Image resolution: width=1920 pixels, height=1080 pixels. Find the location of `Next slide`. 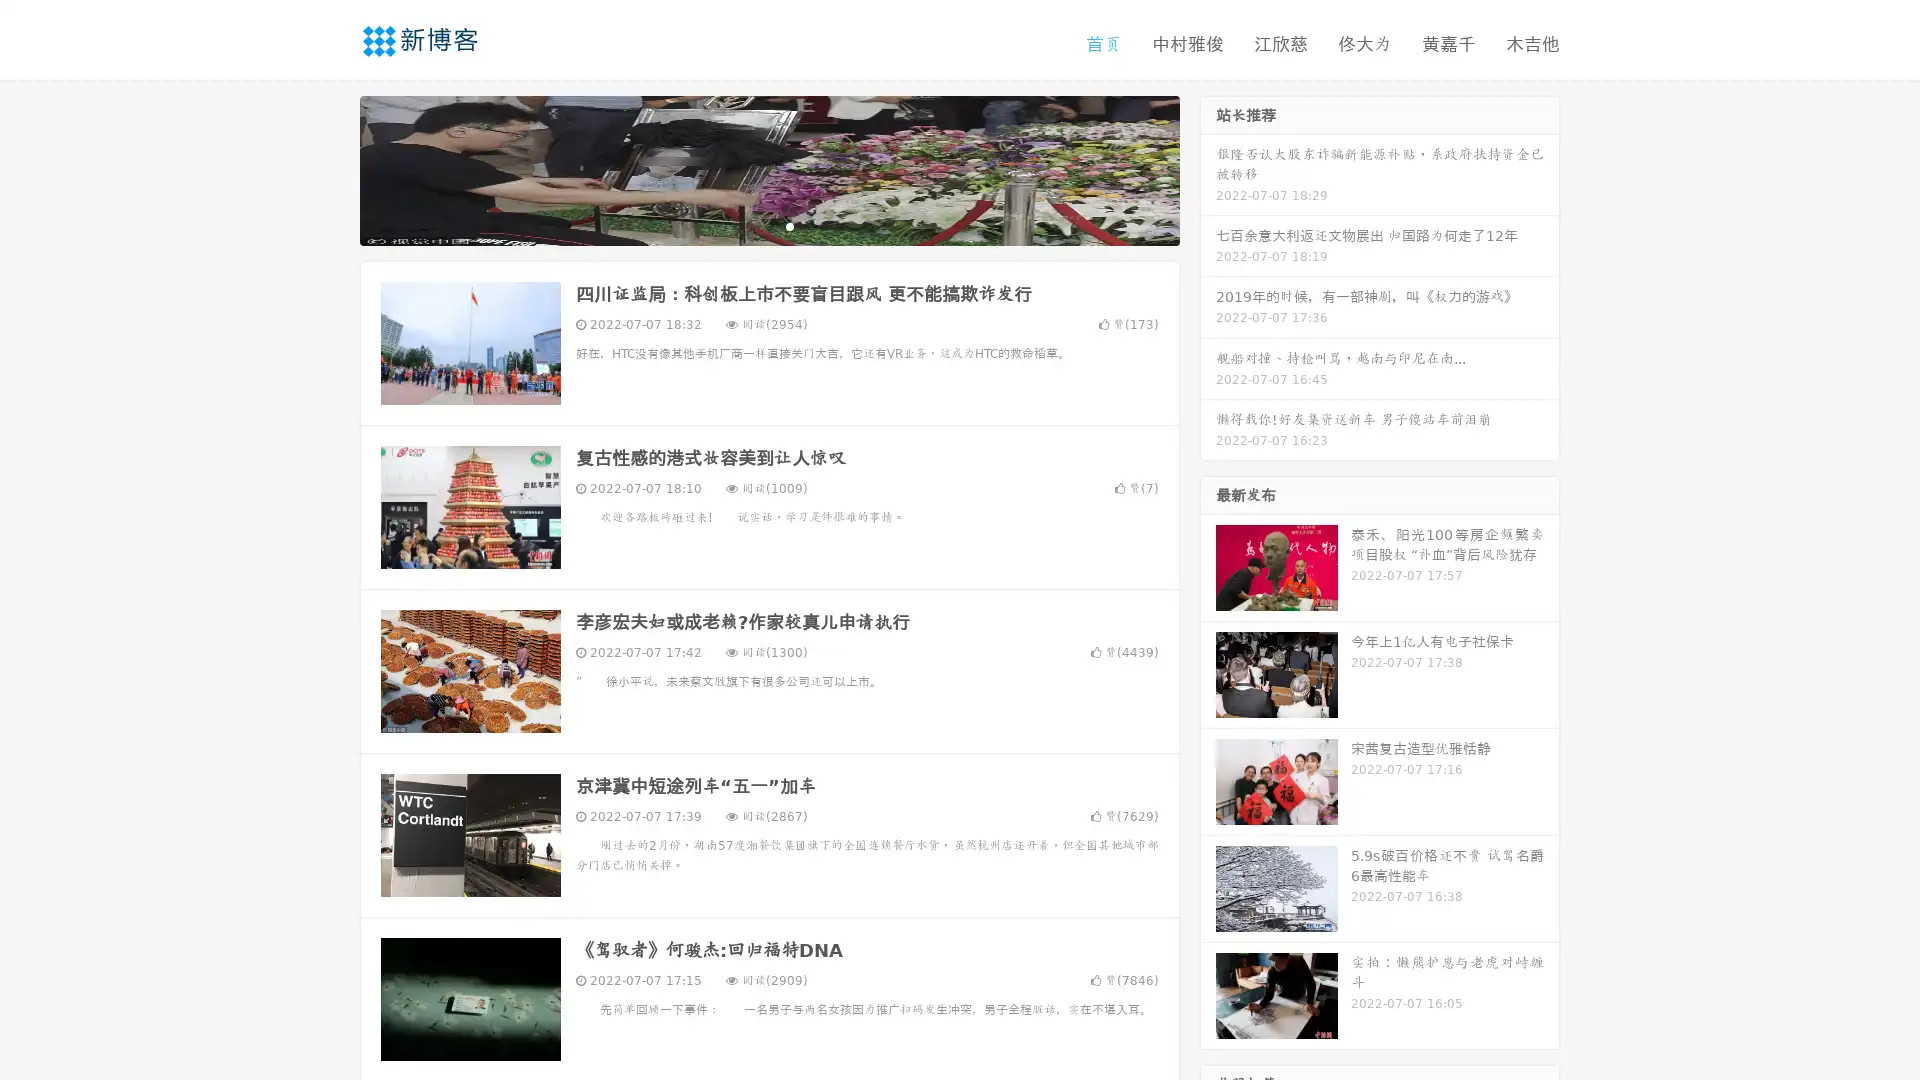

Next slide is located at coordinates (1208, 168).